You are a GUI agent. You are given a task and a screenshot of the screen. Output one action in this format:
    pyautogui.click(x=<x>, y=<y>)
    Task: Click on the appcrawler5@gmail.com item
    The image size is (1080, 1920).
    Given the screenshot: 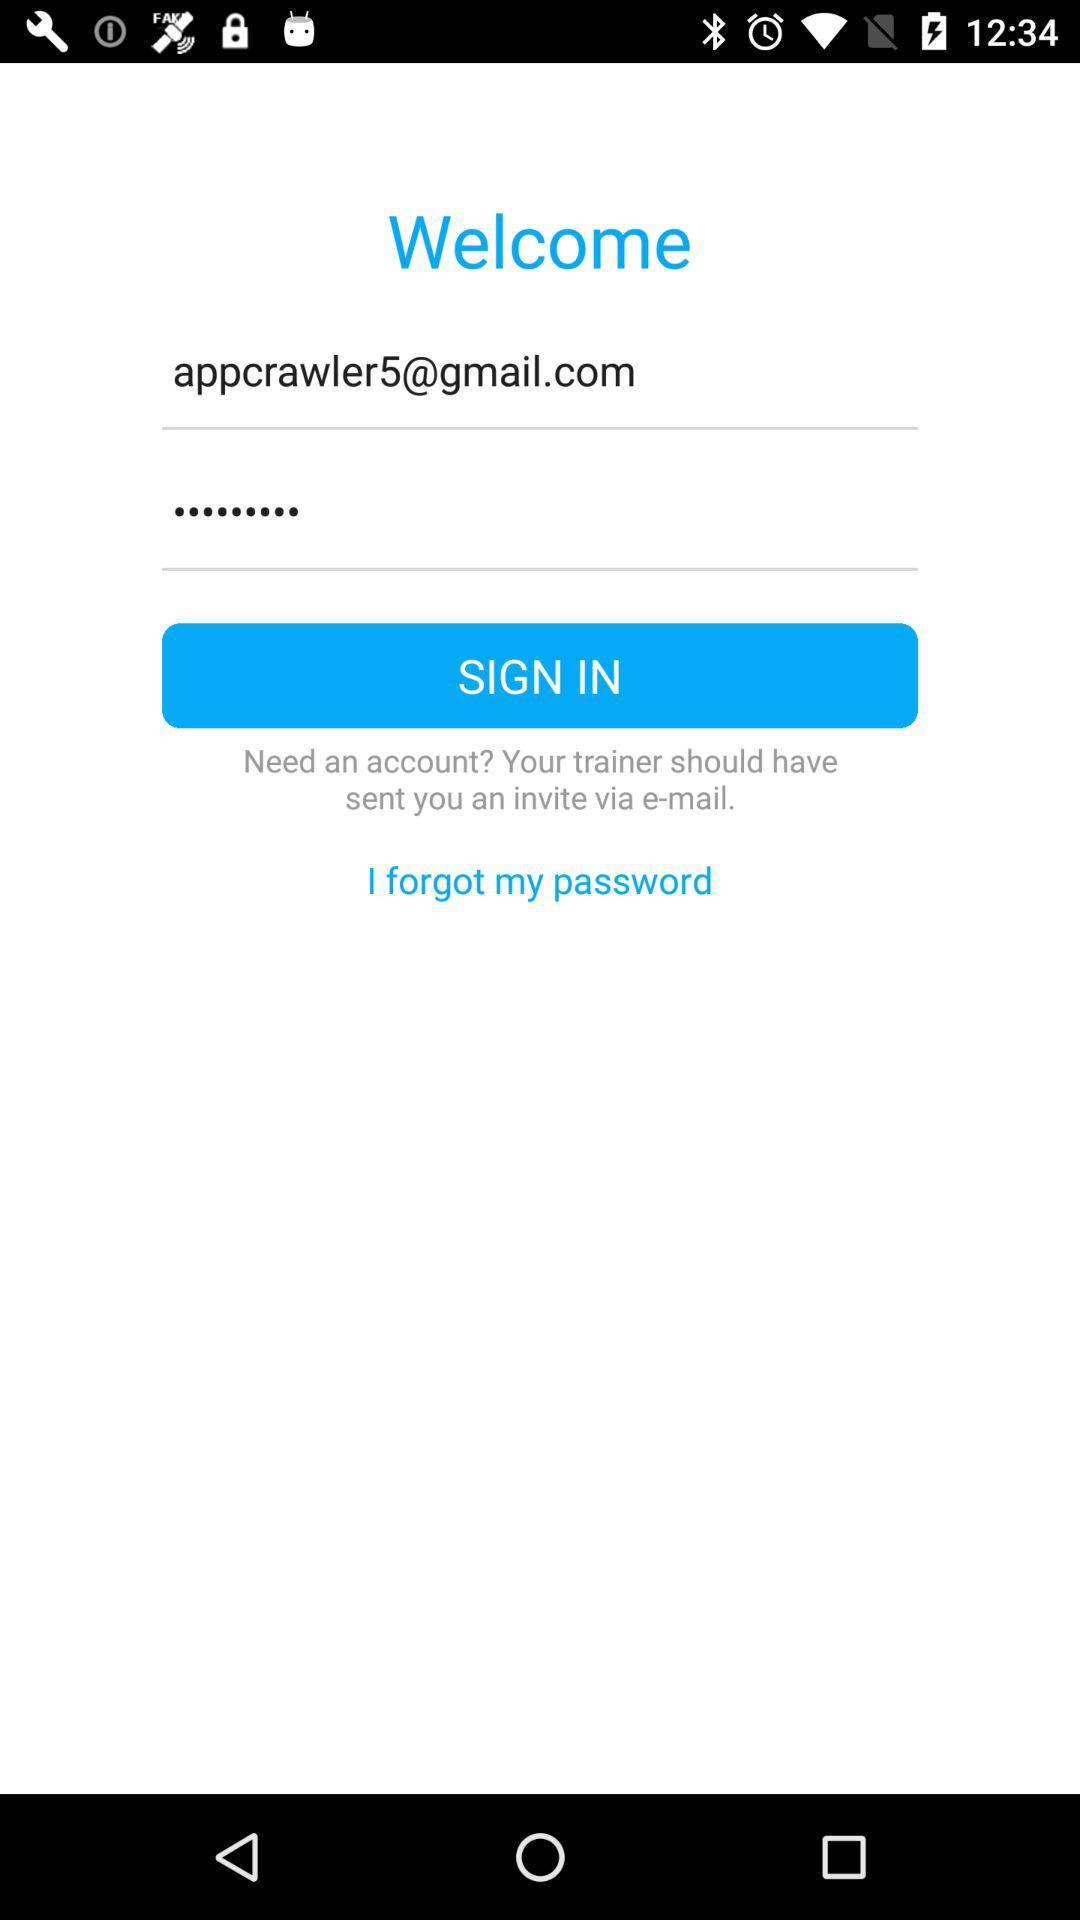 What is the action you would take?
    pyautogui.click(x=540, y=370)
    